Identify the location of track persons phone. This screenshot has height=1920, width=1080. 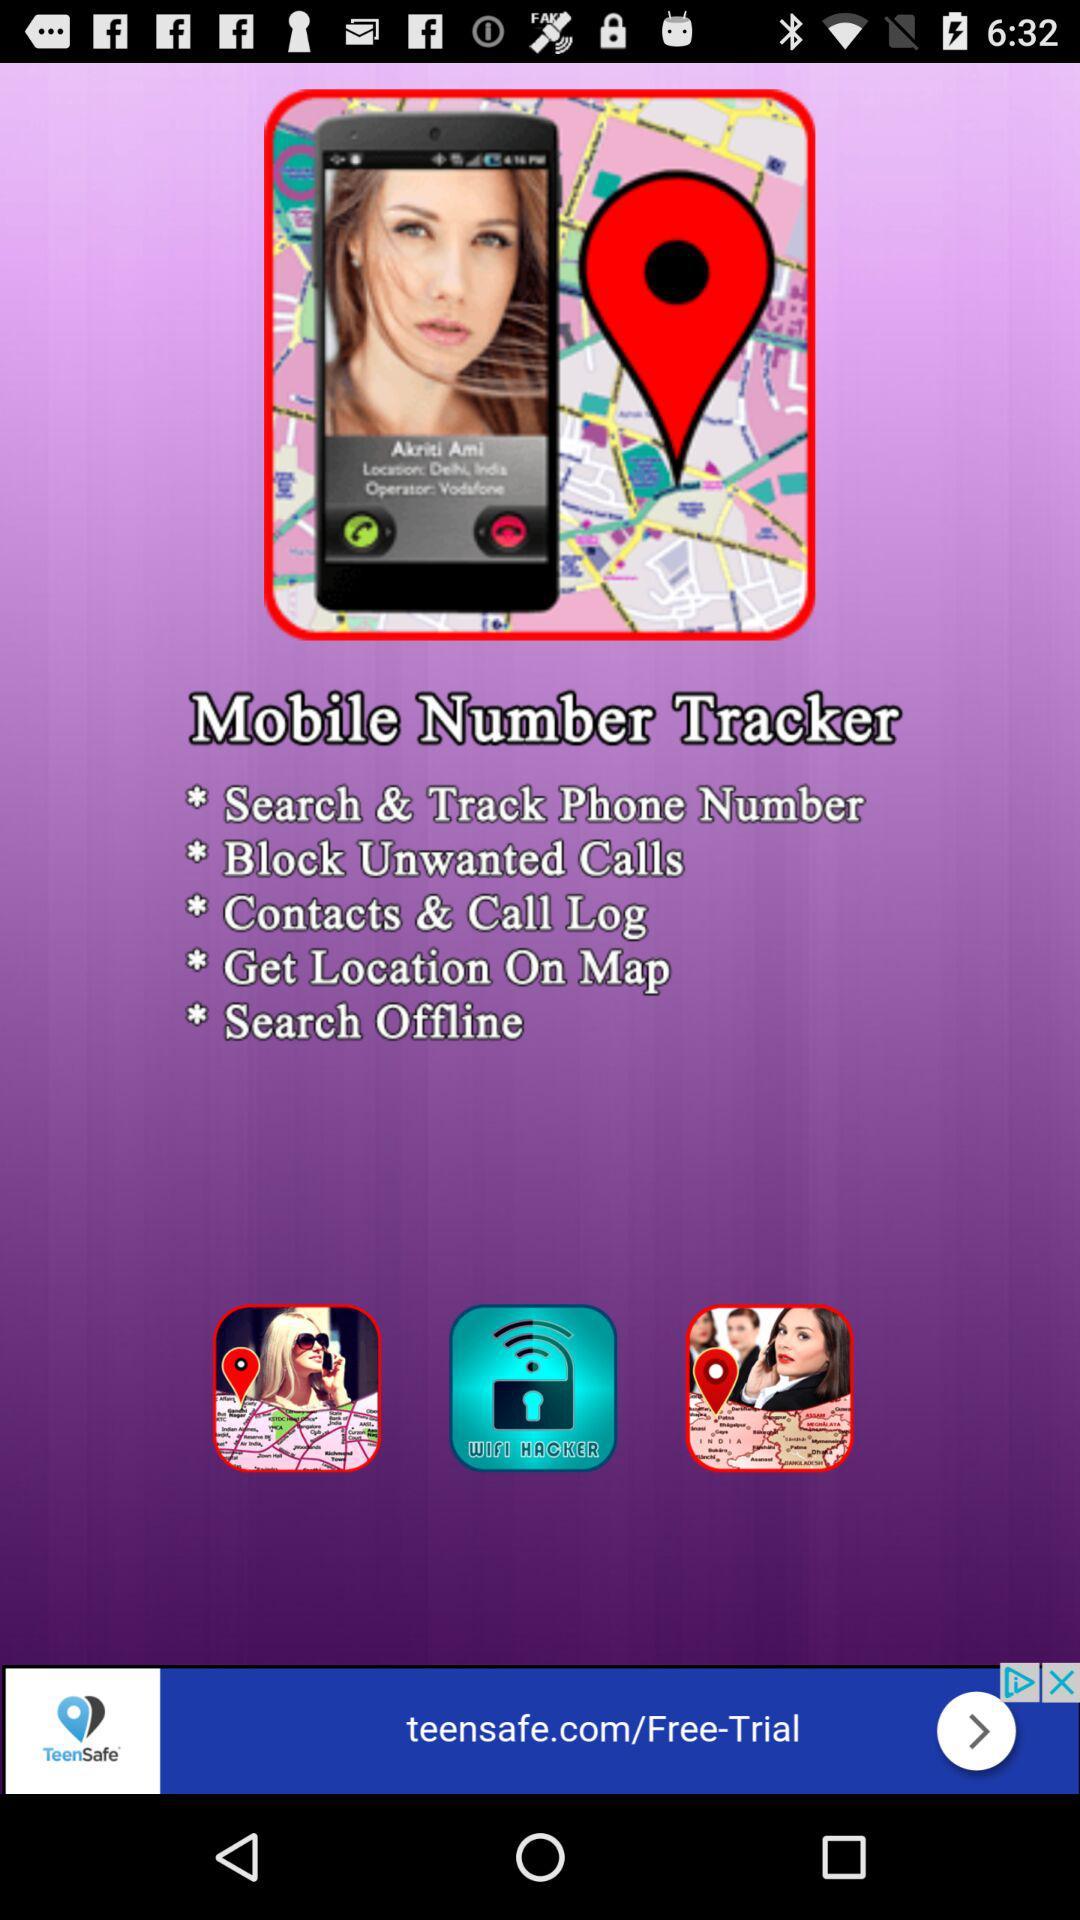
(774, 1393).